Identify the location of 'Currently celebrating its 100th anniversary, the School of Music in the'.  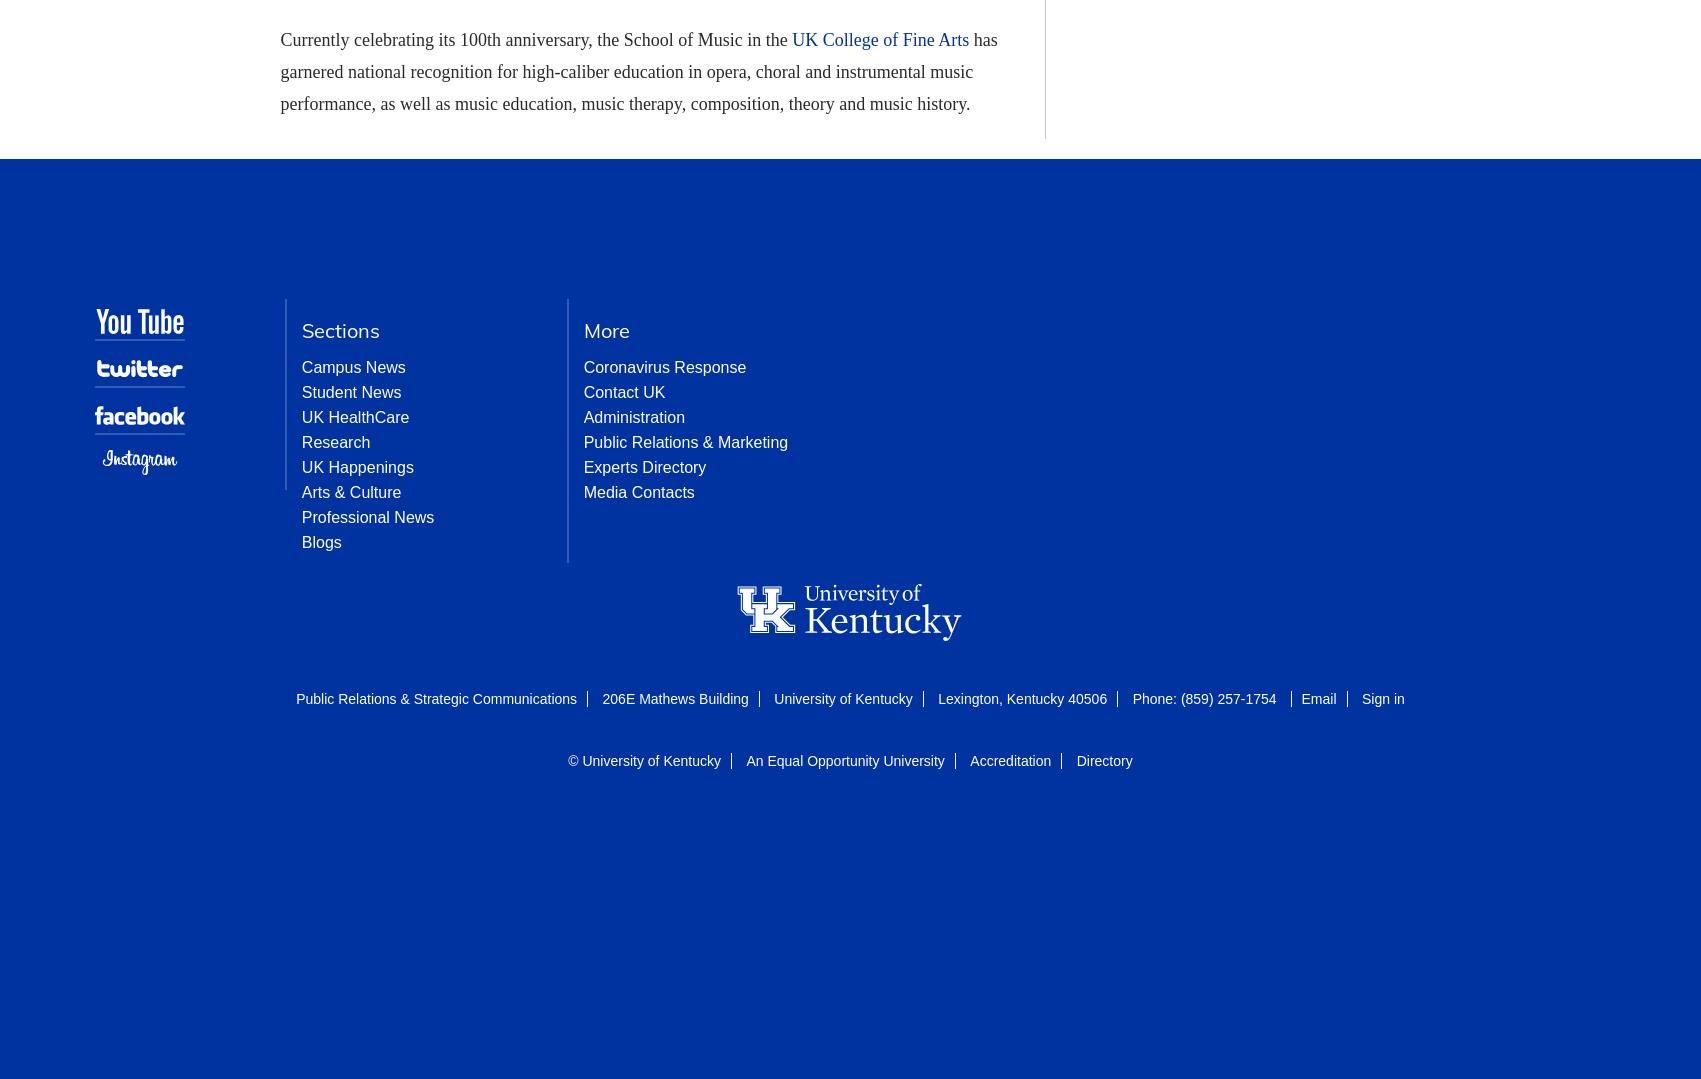
(535, 38).